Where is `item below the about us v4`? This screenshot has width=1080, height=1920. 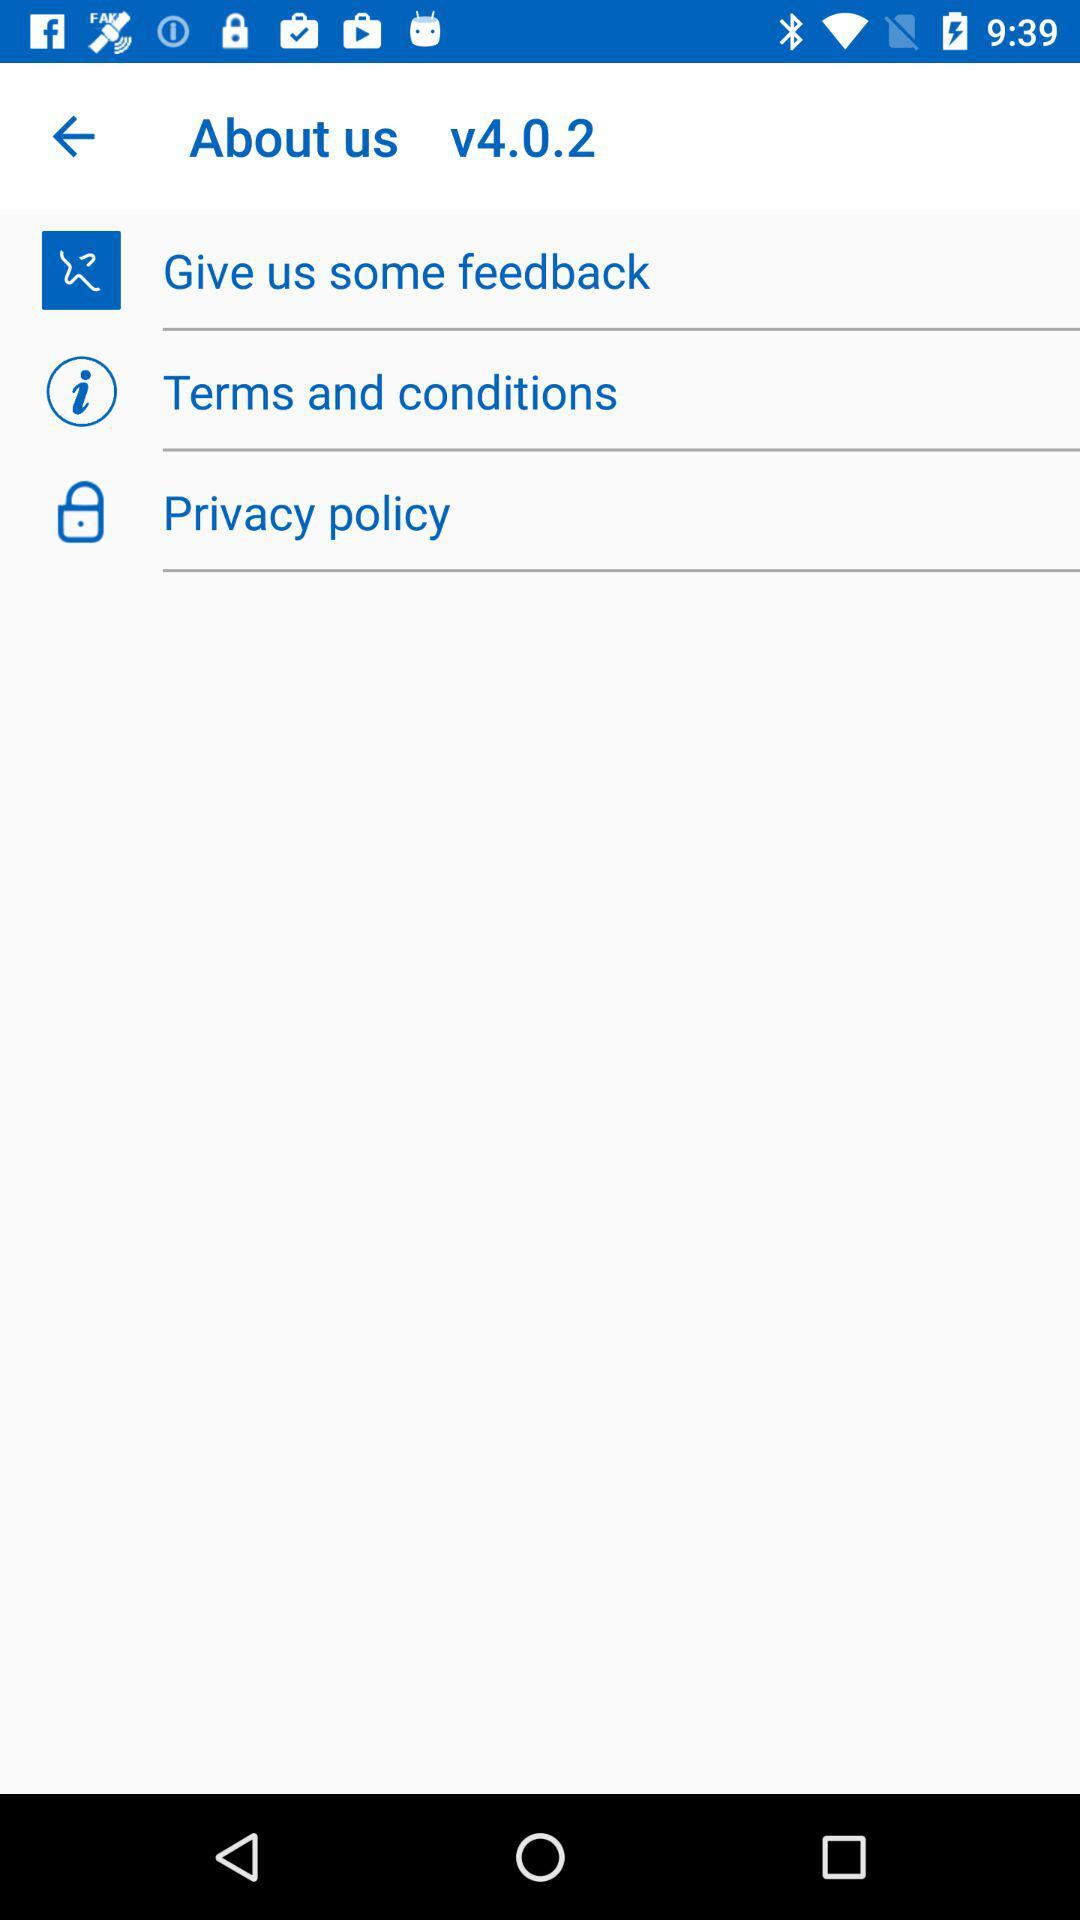 item below the about us v4 is located at coordinates (609, 269).